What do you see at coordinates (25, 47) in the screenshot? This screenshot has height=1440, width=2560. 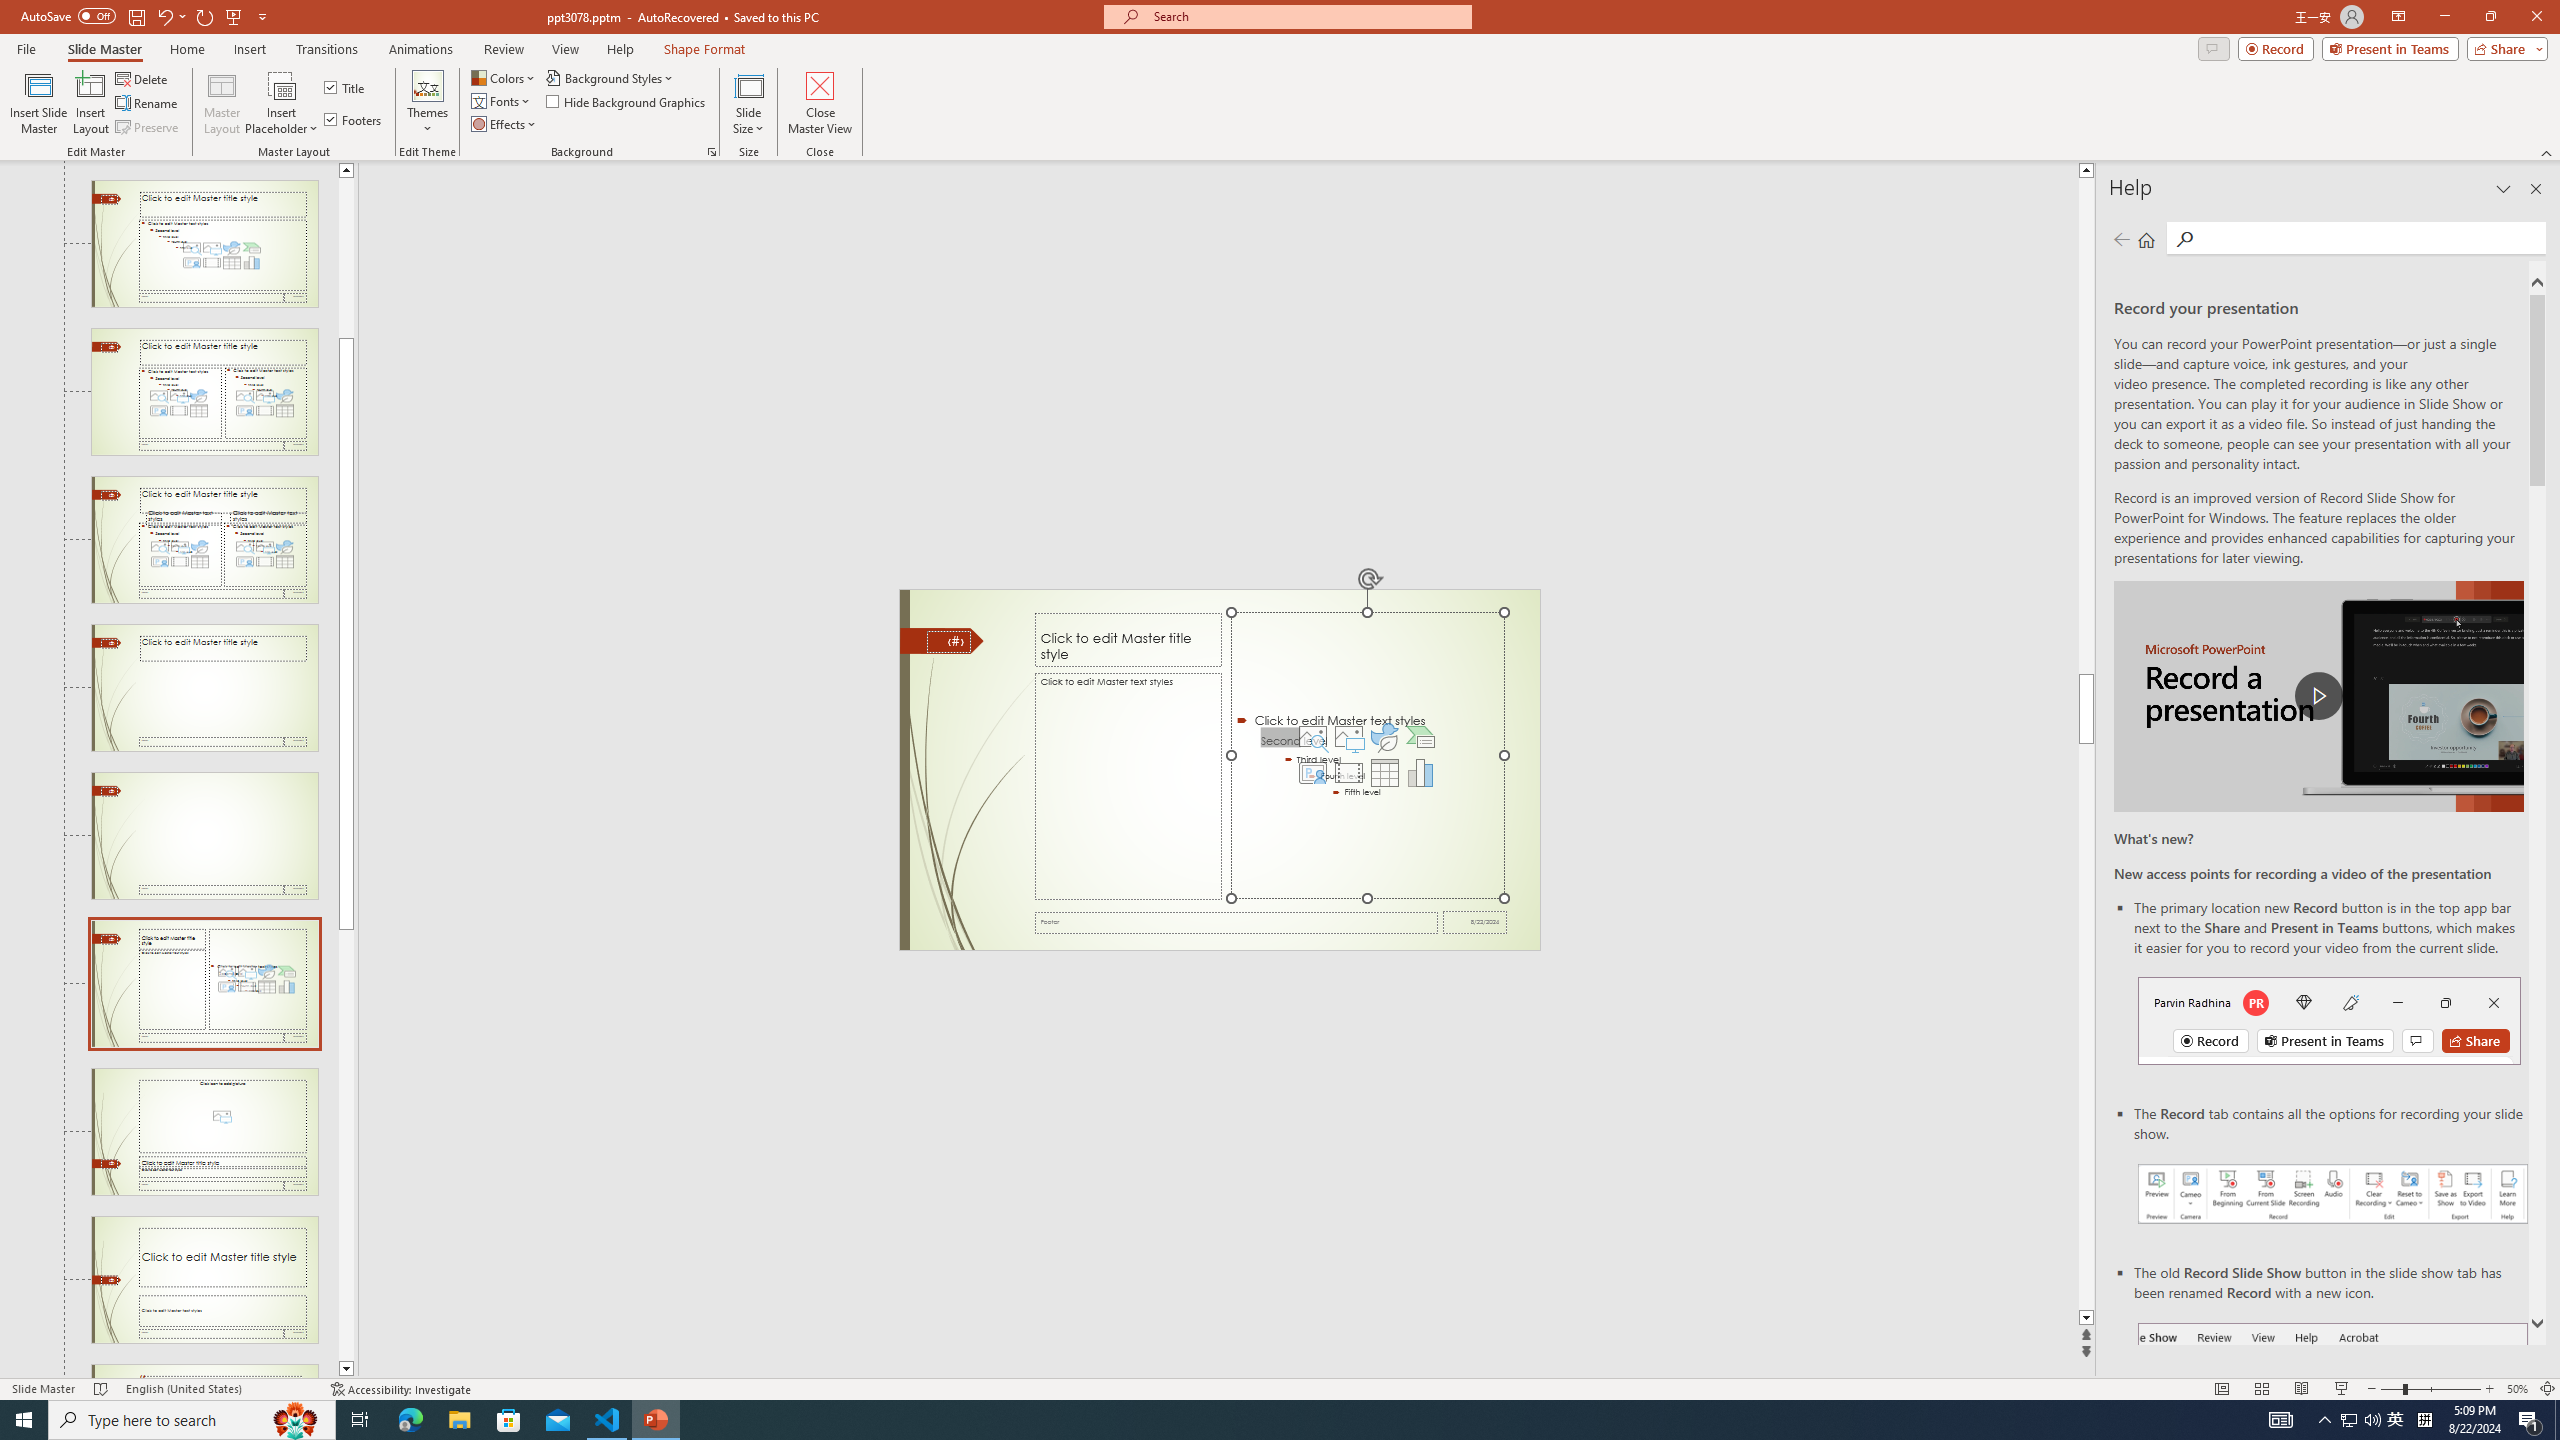 I see `'File Tab'` at bounding box center [25, 47].